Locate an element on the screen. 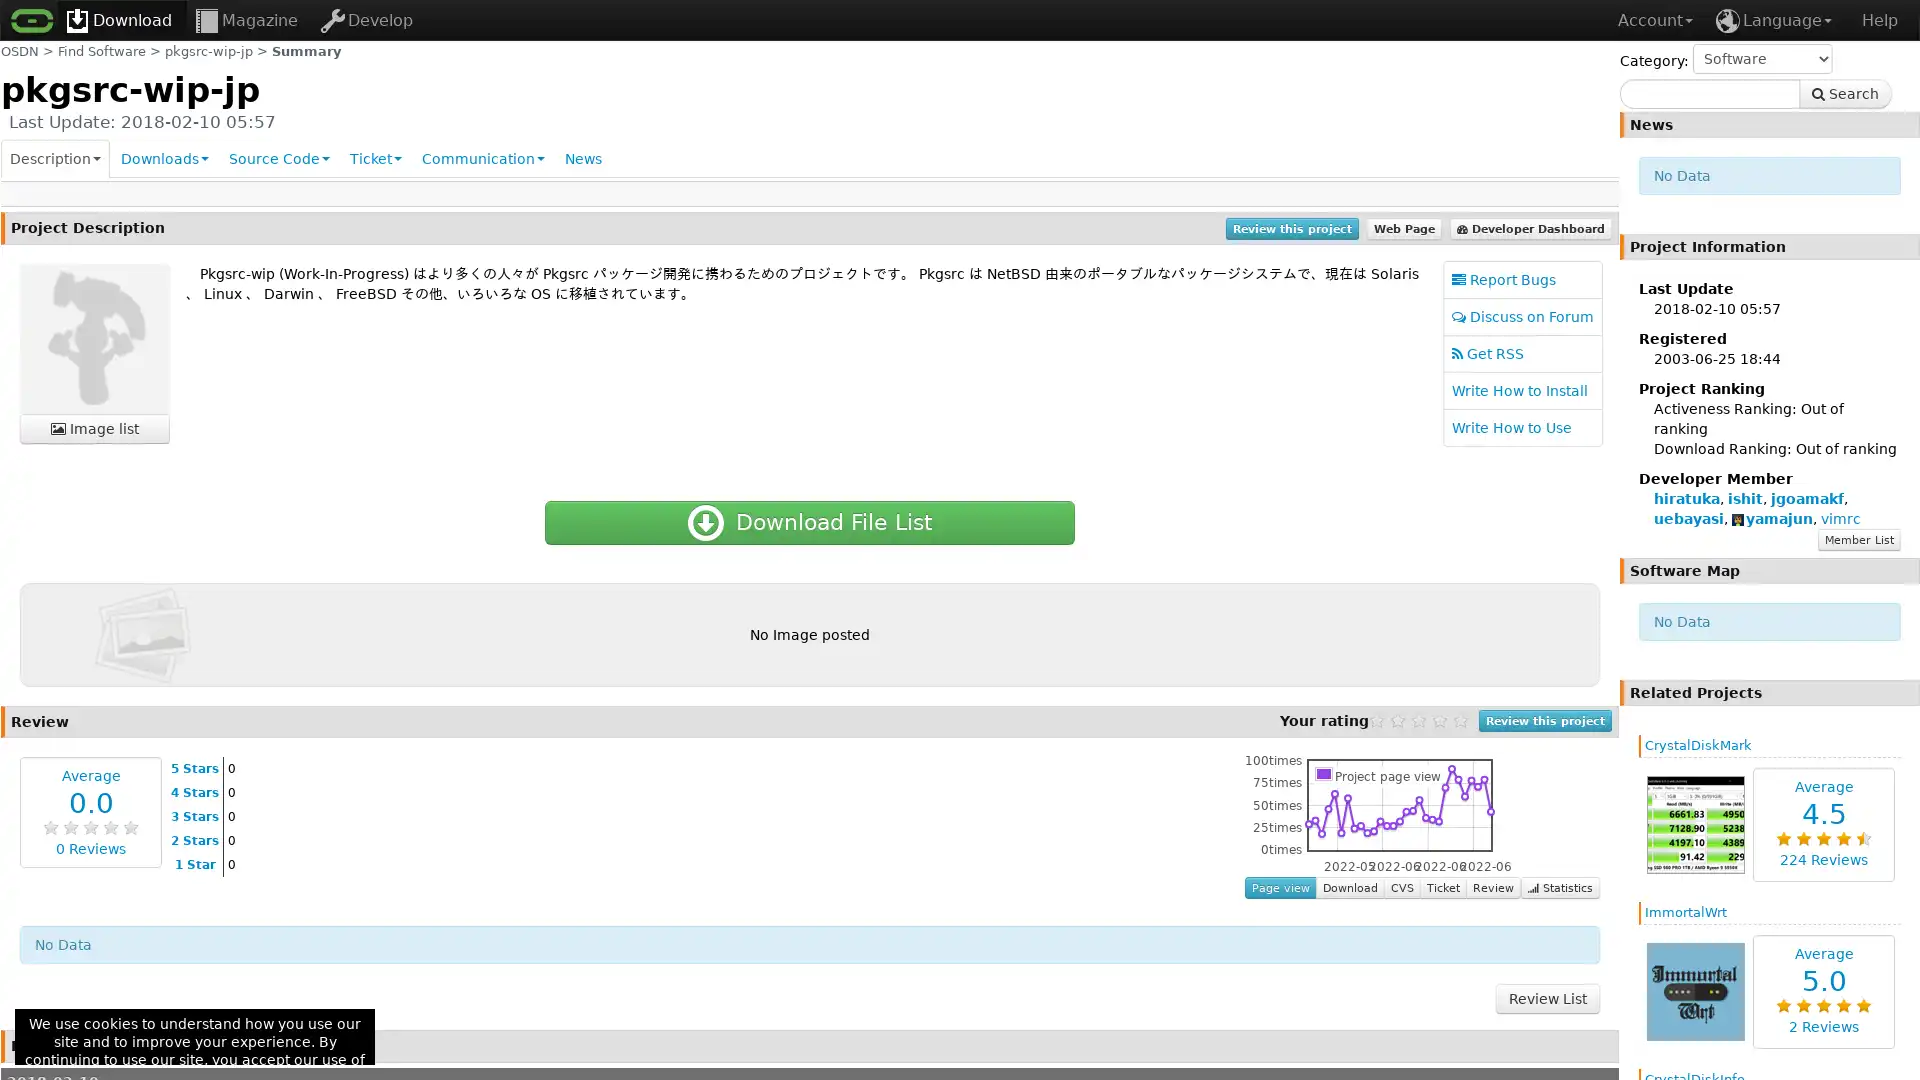 The image size is (1920, 1080). Image list is located at coordinates (94, 427).